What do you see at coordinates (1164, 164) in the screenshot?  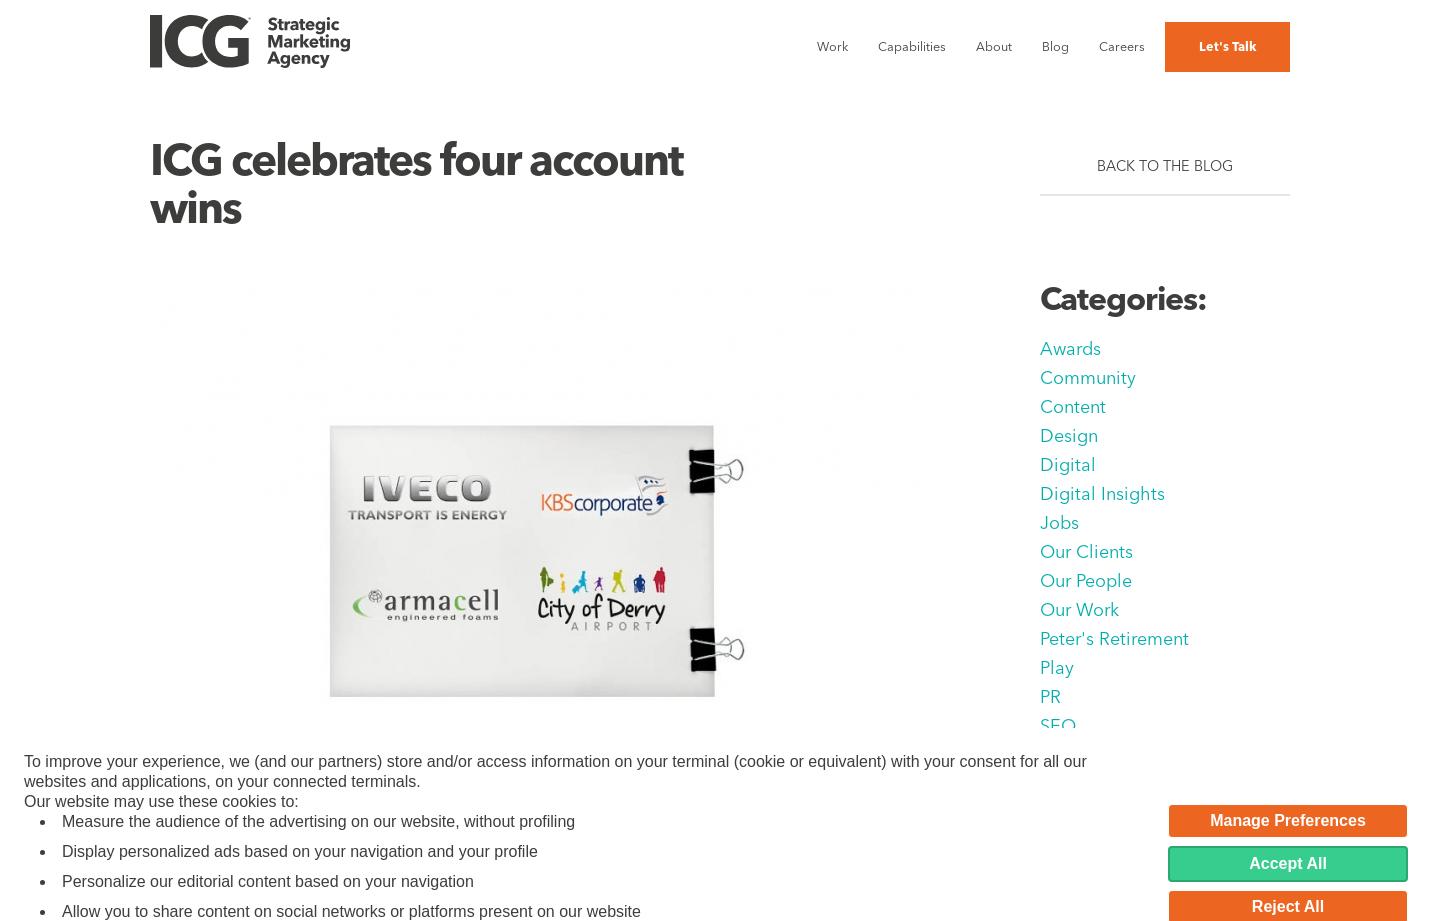 I see `'BACK TO THE BLOG'` at bounding box center [1164, 164].